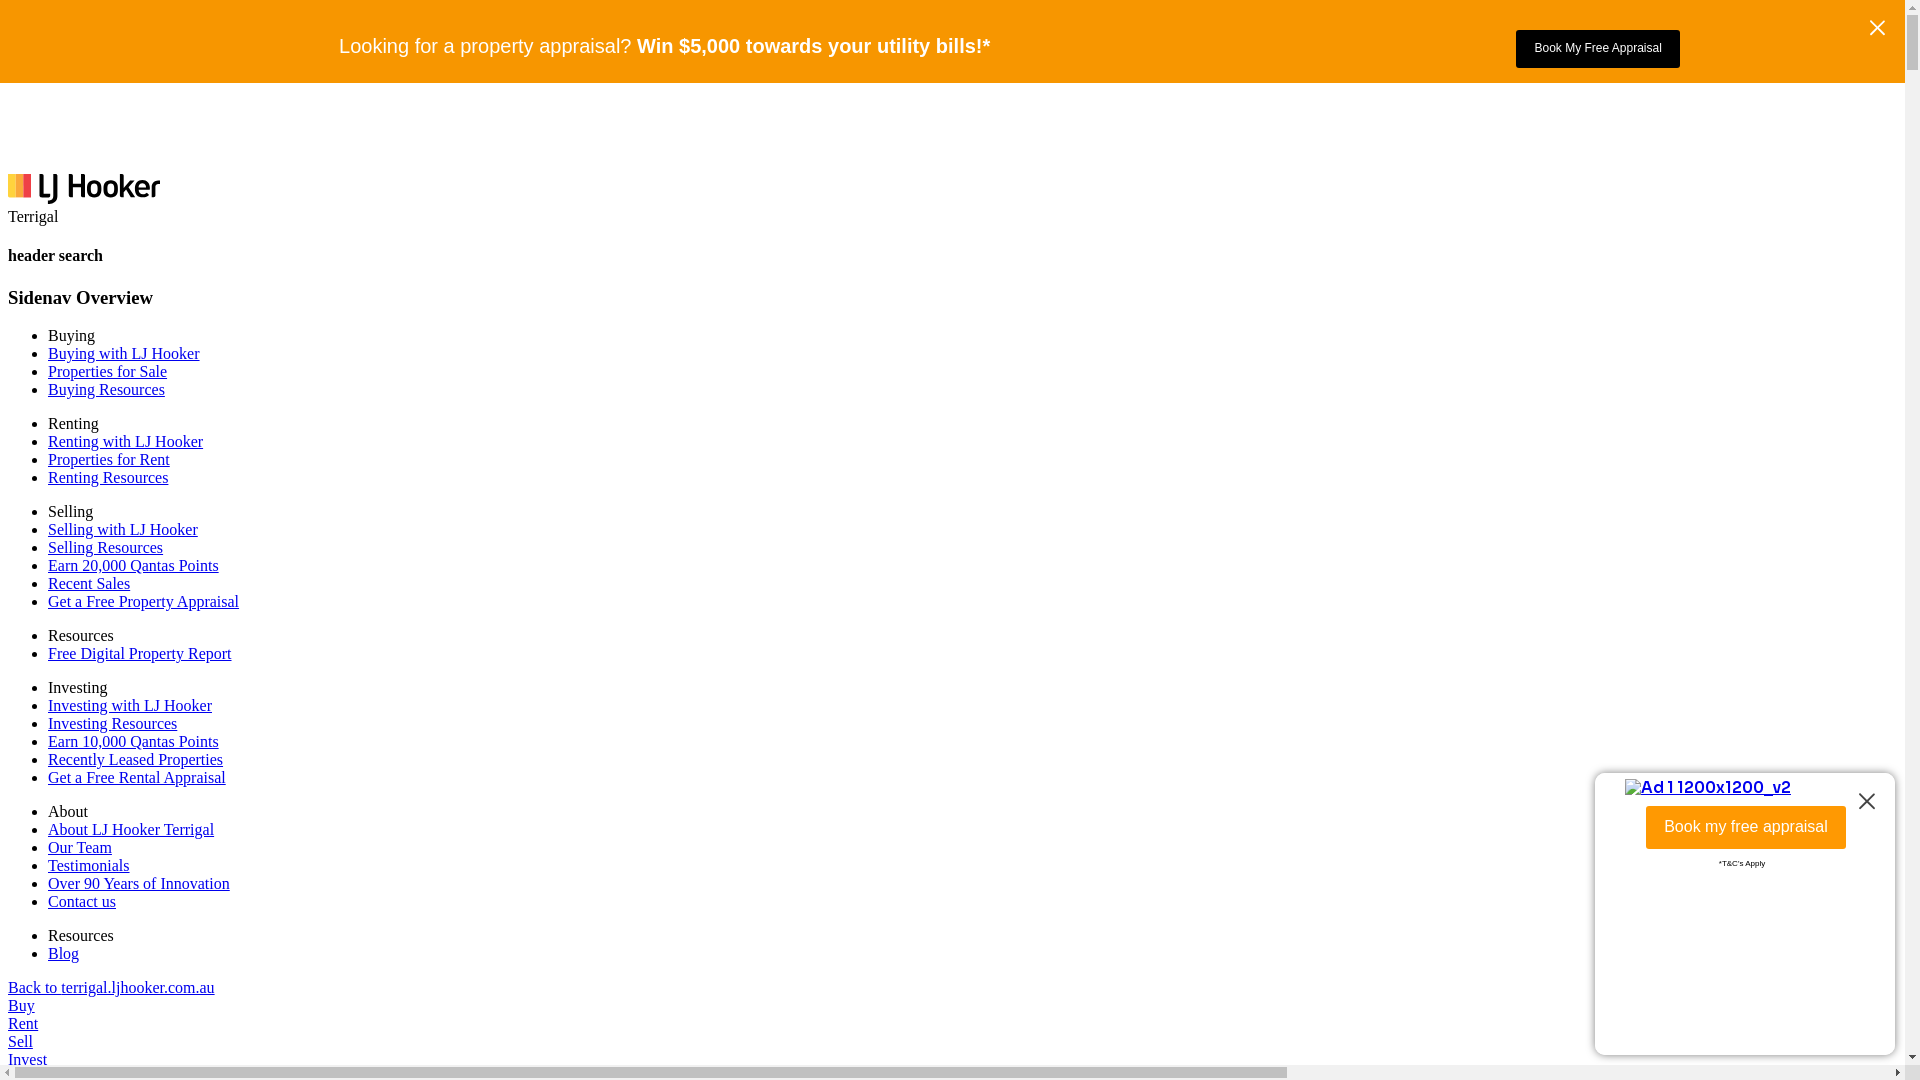 The height and width of the screenshot is (1080, 1920). Describe the element at coordinates (124, 440) in the screenshot. I see `'Renting with LJ Hooker'` at that location.